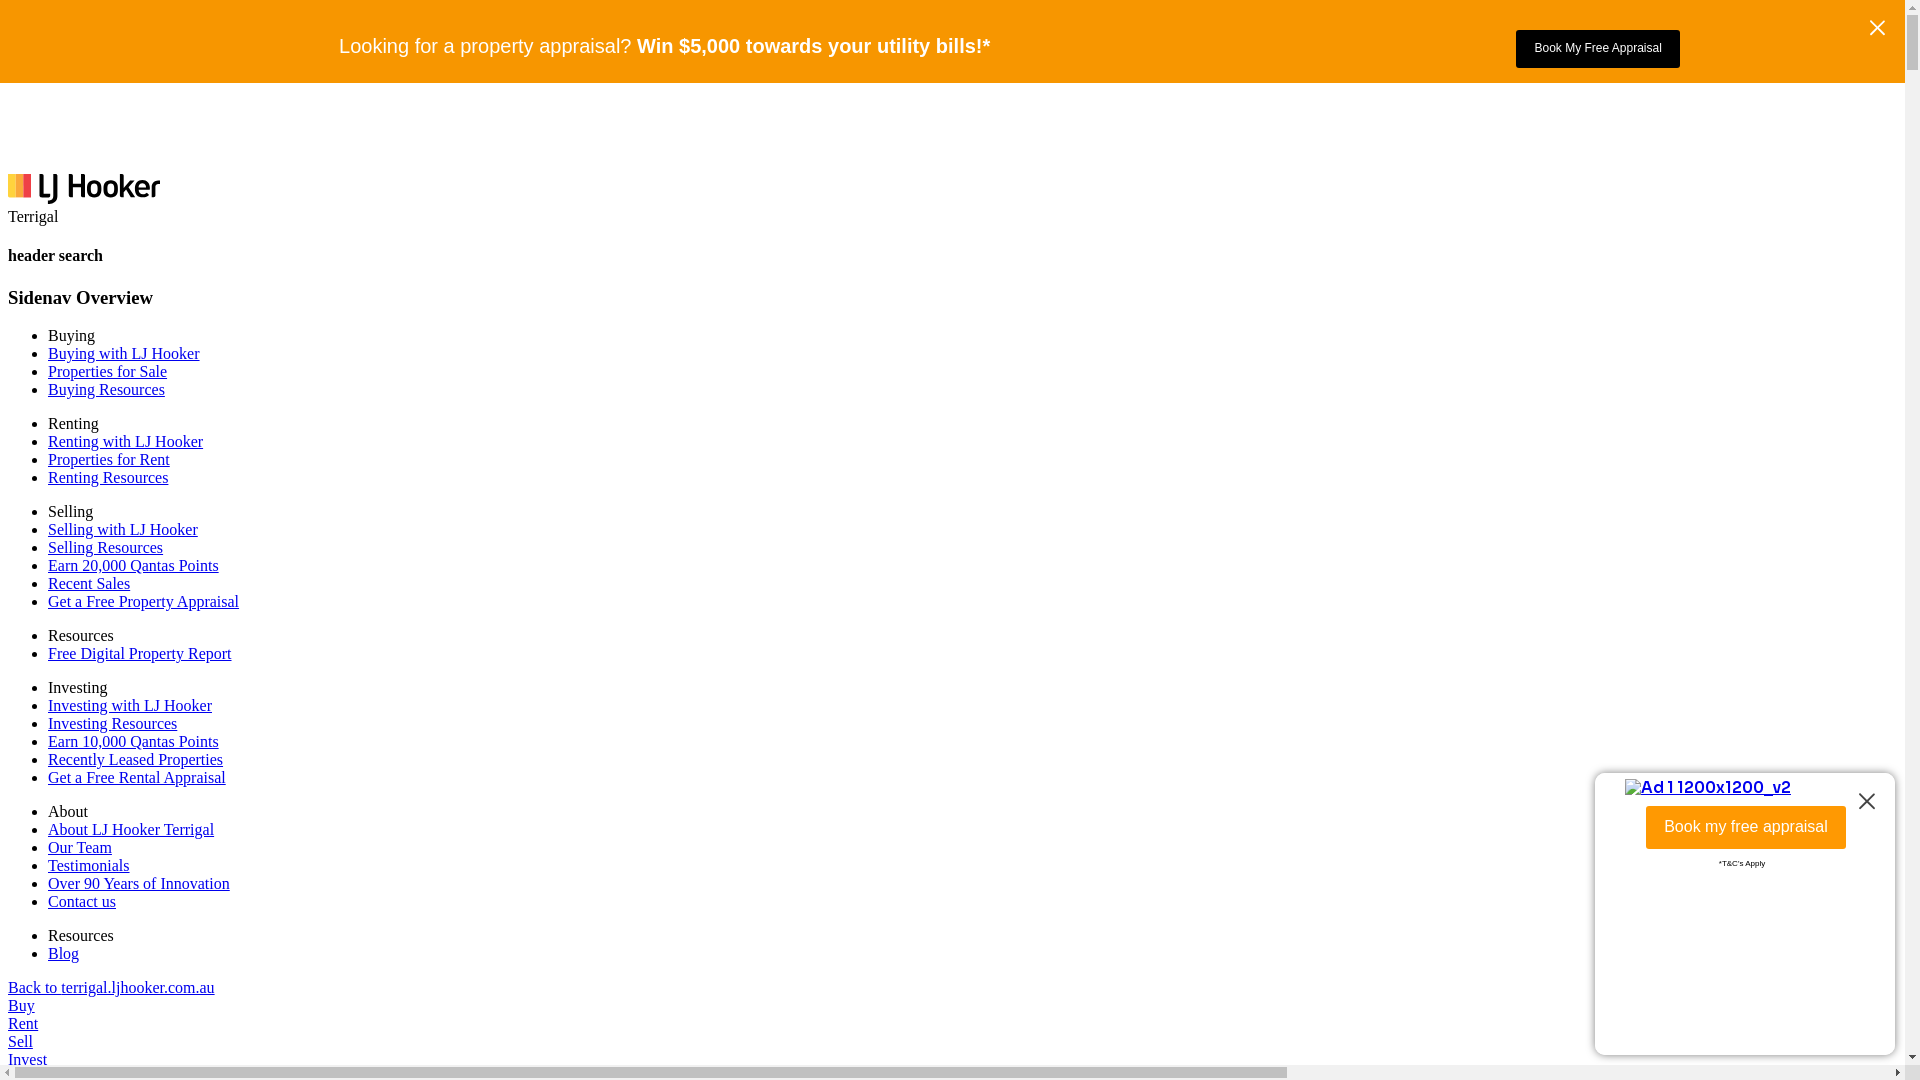 The height and width of the screenshot is (1080, 1920). Describe the element at coordinates (124, 440) in the screenshot. I see `'Renting with LJ Hooker'` at that location.